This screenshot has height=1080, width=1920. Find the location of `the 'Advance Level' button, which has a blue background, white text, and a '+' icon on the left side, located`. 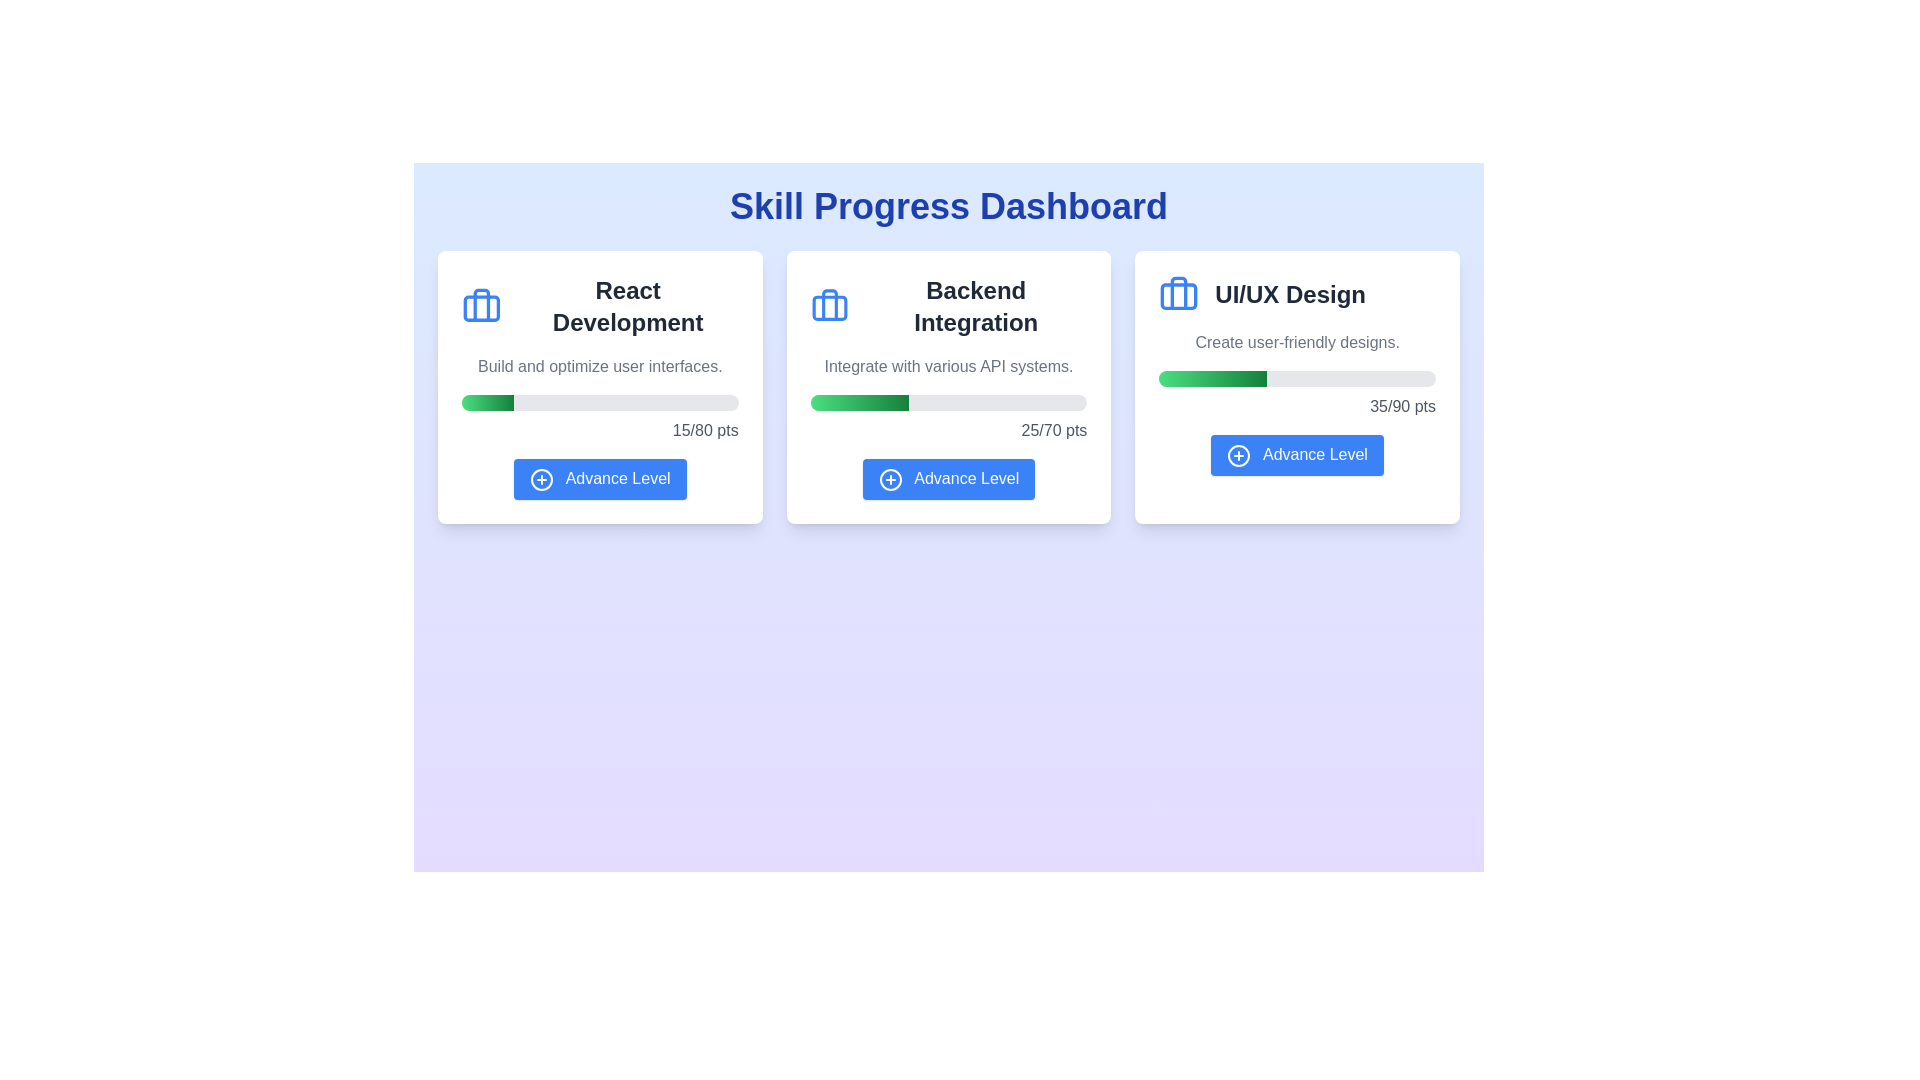

the 'Advance Level' button, which has a blue background, white text, and a '+' icon on the left side, located is located at coordinates (948, 479).